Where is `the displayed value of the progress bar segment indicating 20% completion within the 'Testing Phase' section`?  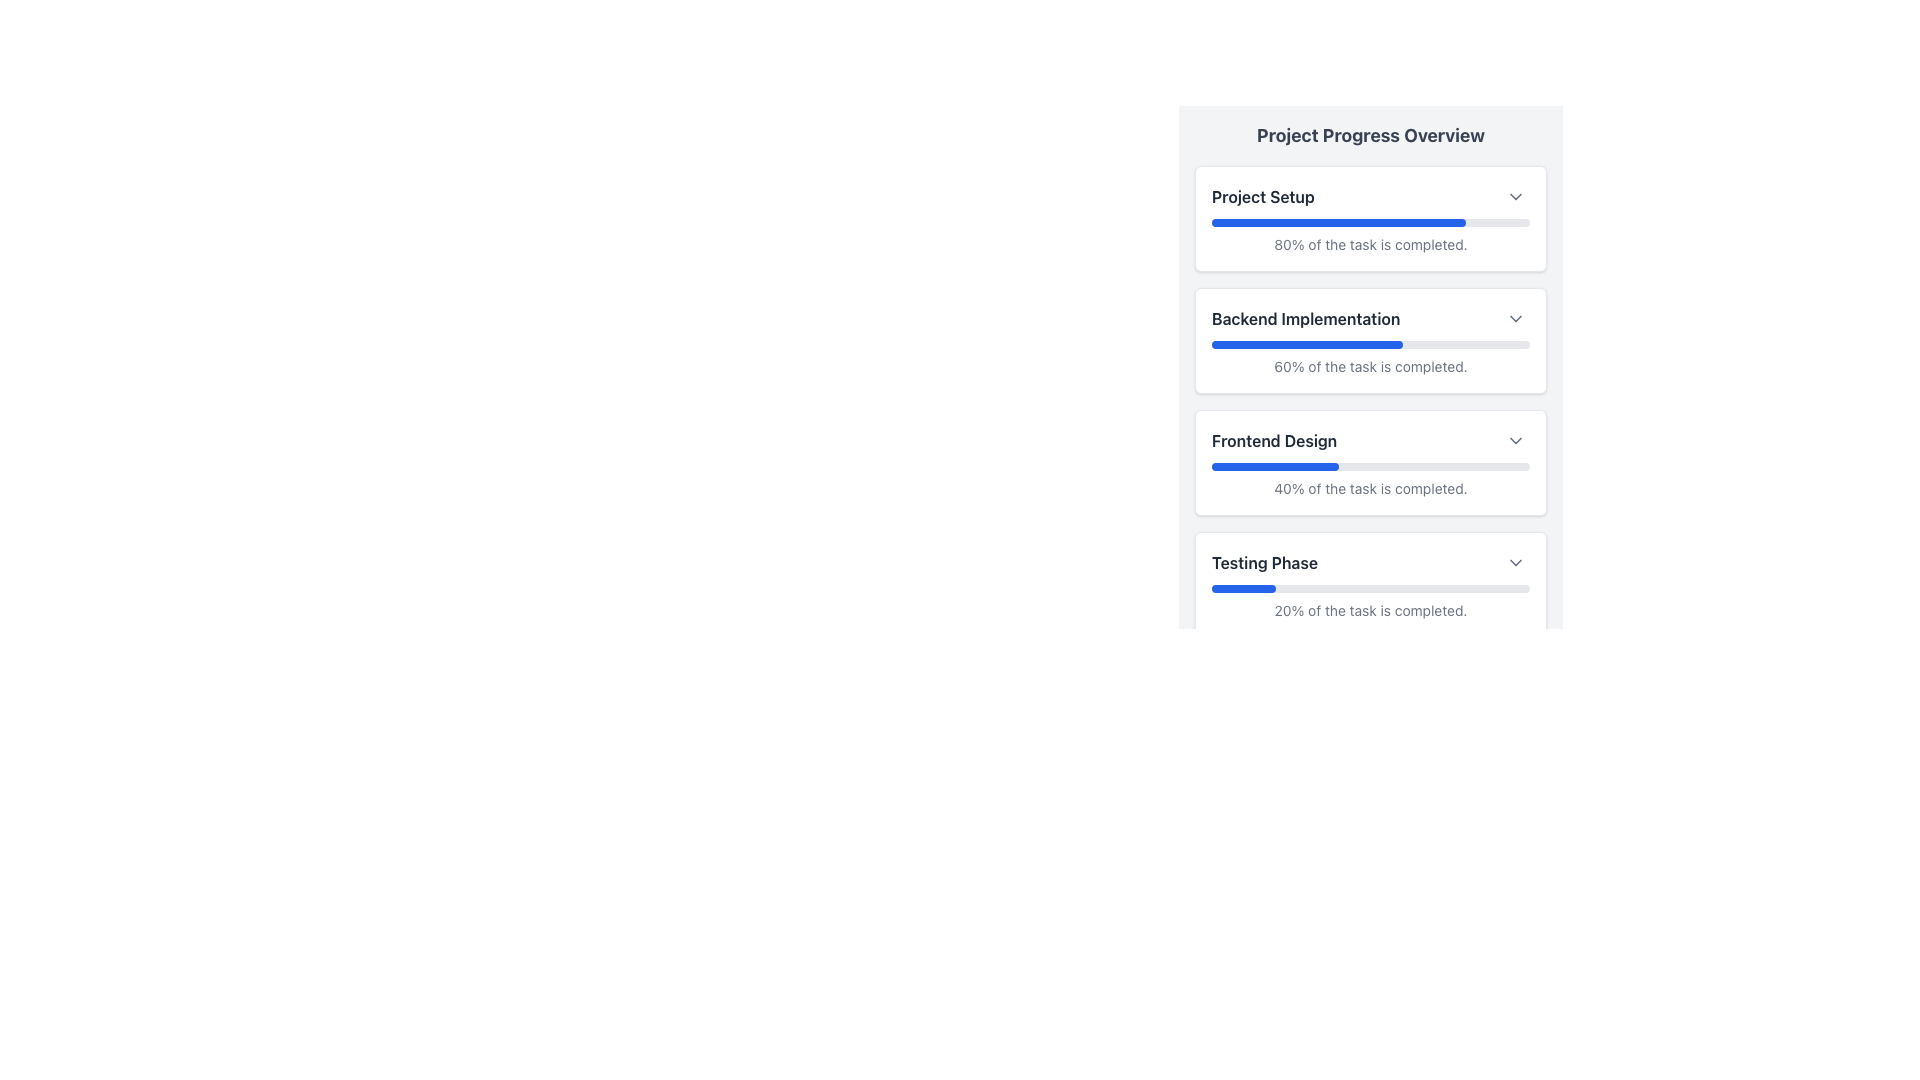 the displayed value of the progress bar segment indicating 20% completion within the 'Testing Phase' section is located at coordinates (1242, 588).